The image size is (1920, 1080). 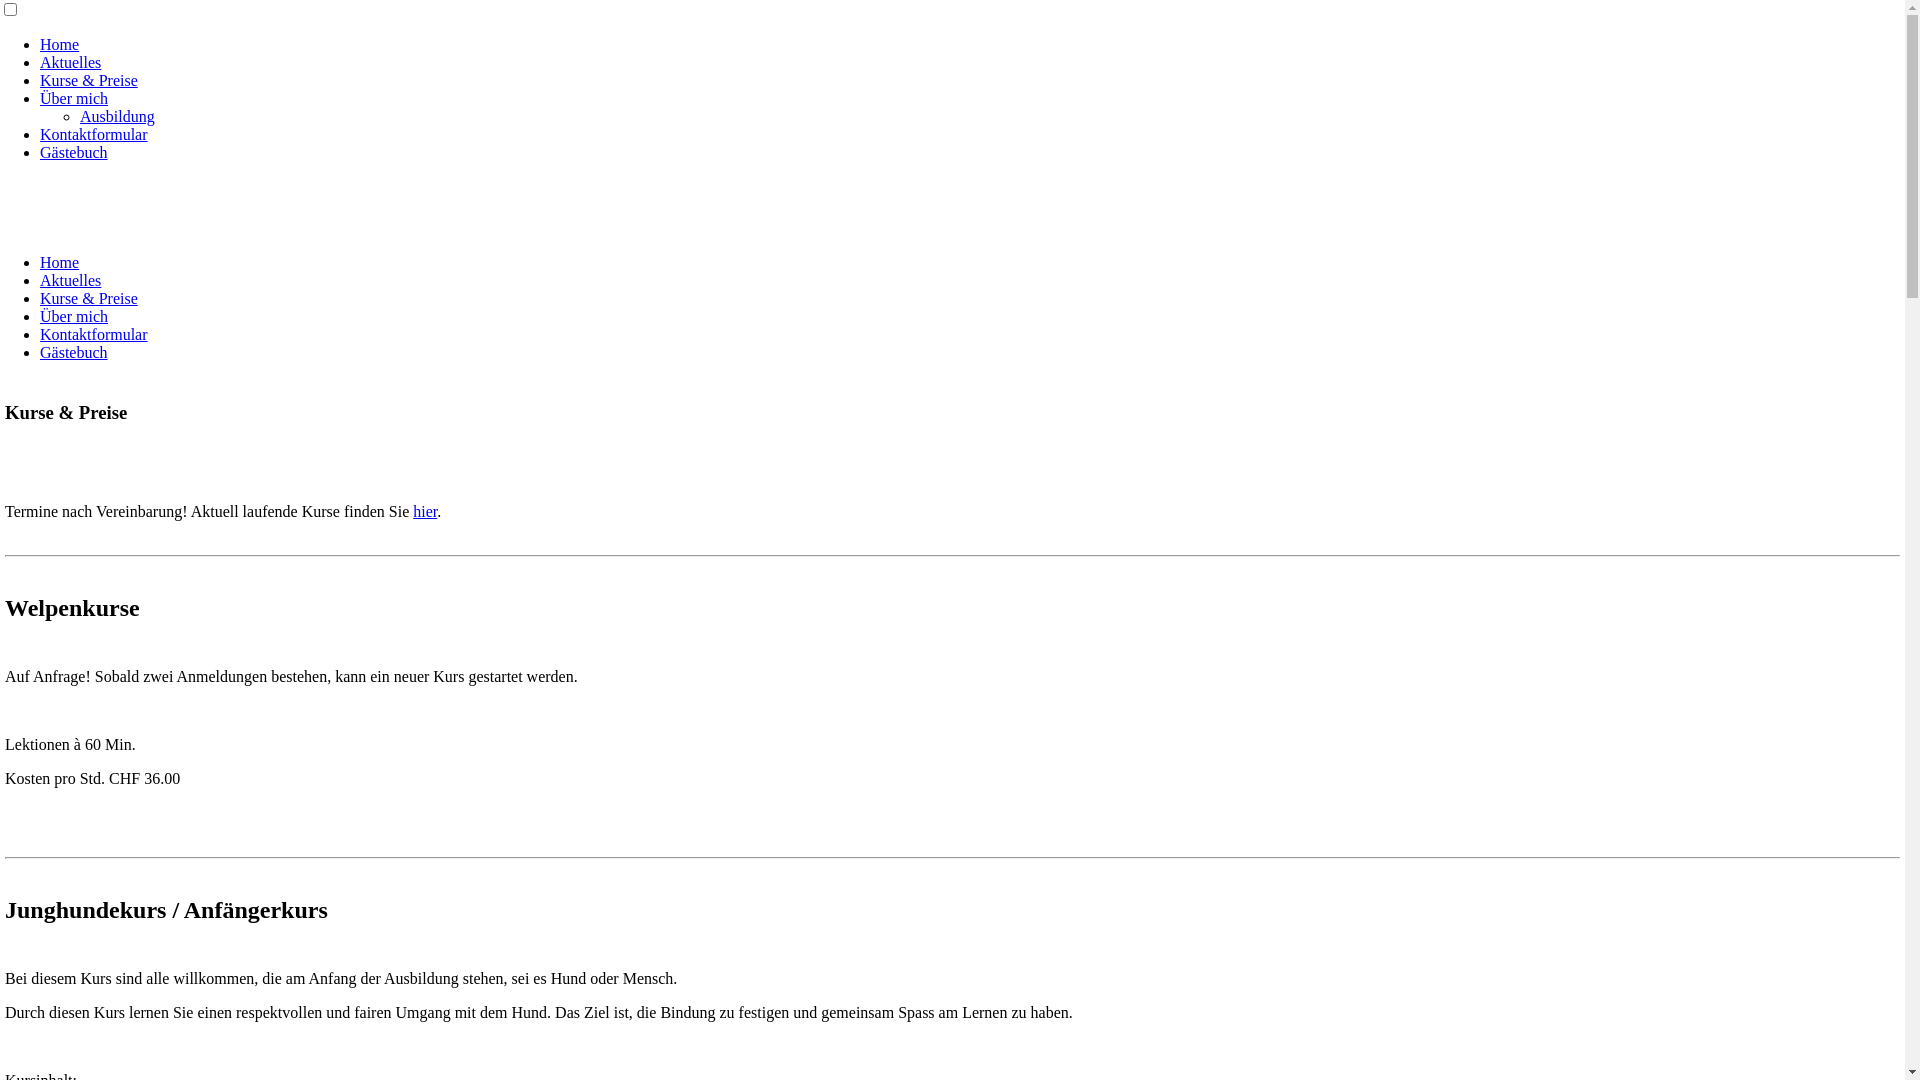 What do you see at coordinates (116, 116) in the screenshot?
I see `'Ausbildung'` at bounding box center [116, 116].